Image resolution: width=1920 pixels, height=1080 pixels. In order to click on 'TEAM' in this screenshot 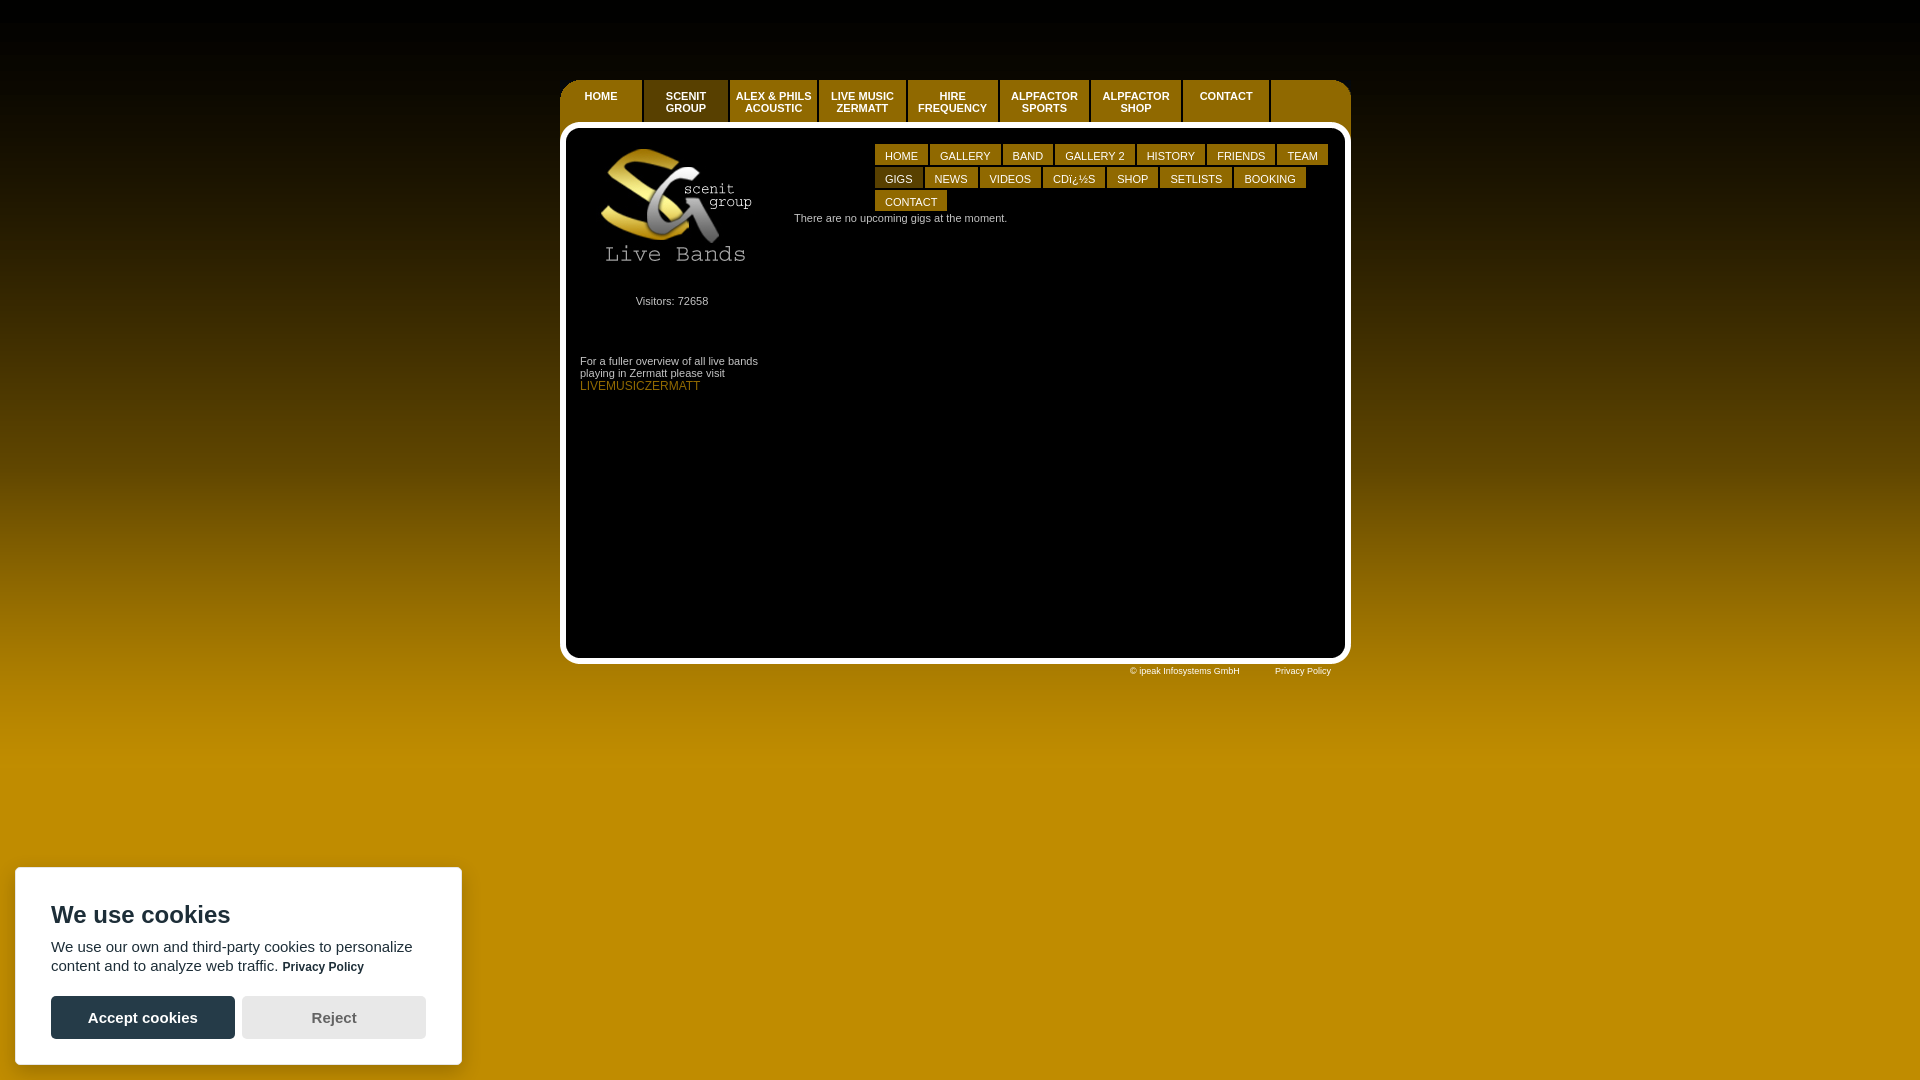, I will do `click(1302, 154)`.